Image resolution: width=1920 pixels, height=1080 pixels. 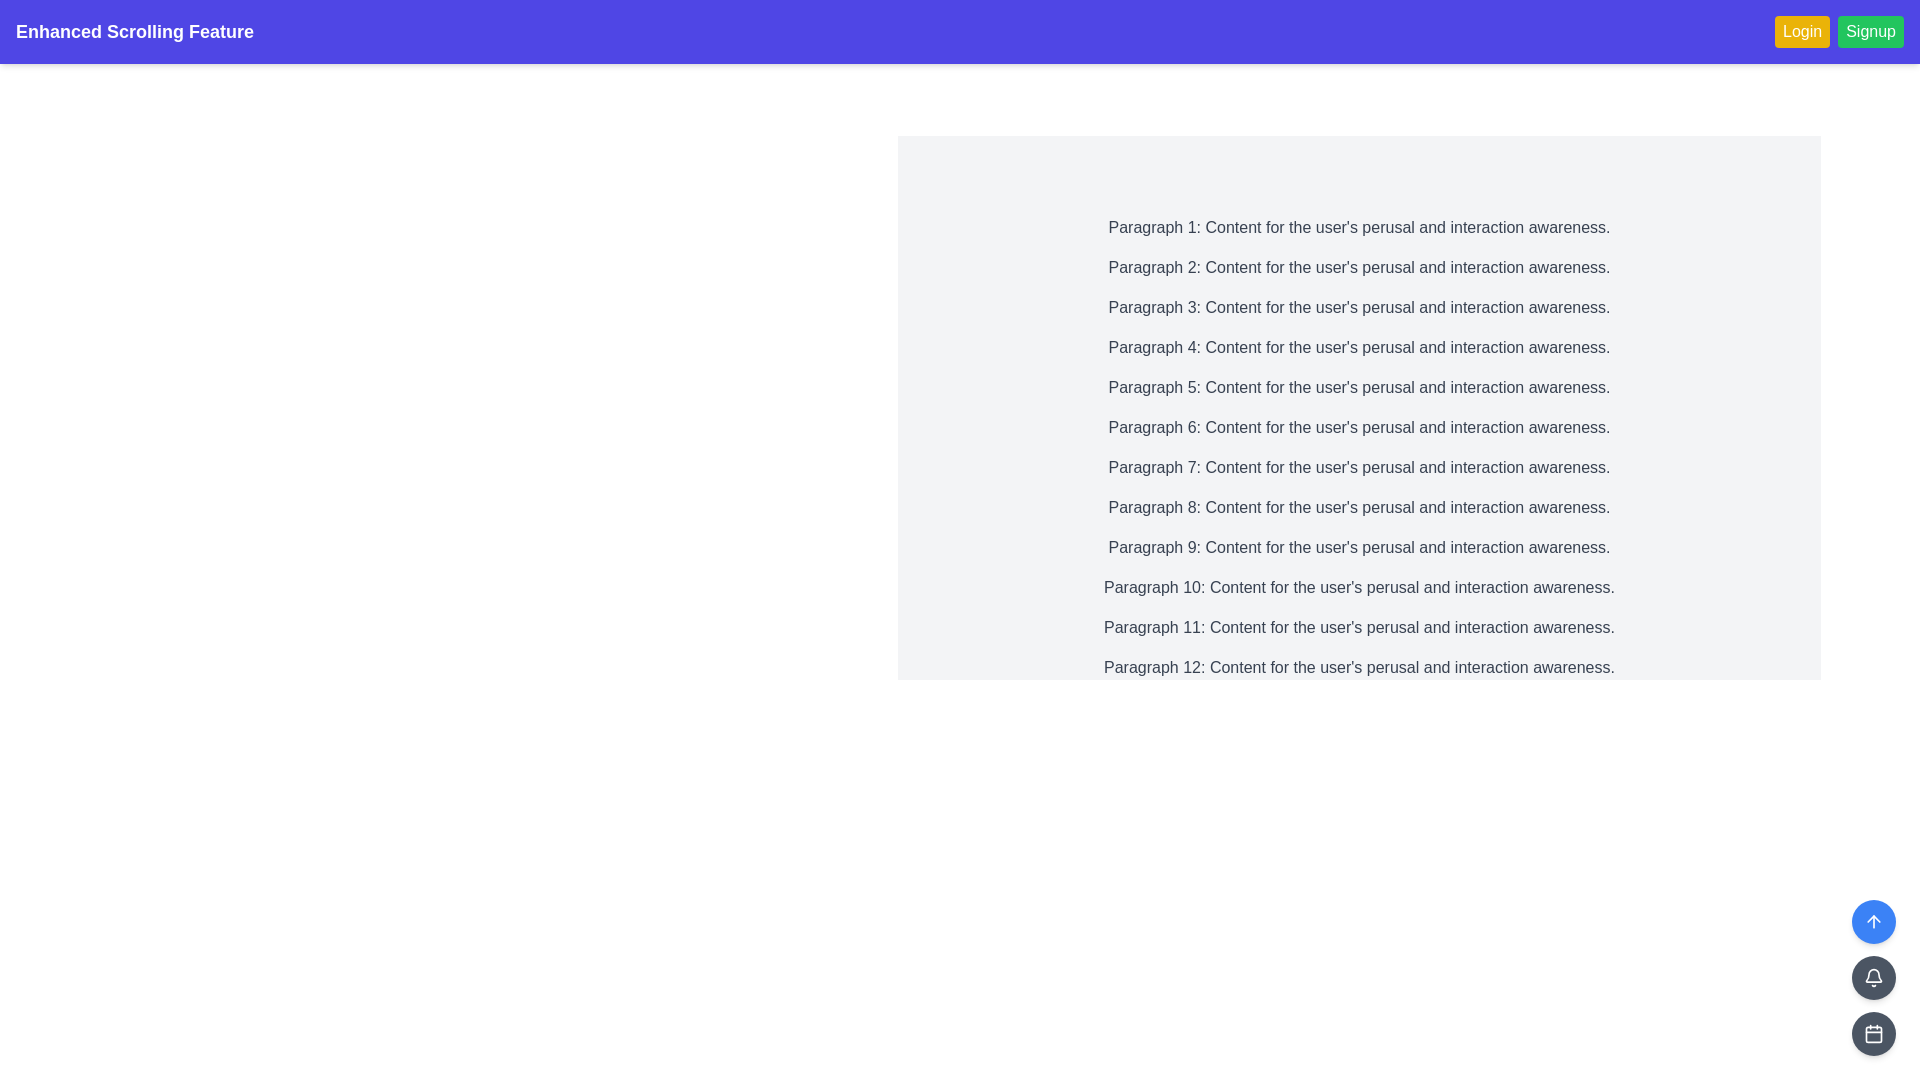 What do you see at coordinates (1359, 388) in the screenshot?
I see `the Text Label displaying 'Paragraph 5', which is the fifth paragraph in a vertically-stacked list of text elements` at bounding box center [1359, 388].